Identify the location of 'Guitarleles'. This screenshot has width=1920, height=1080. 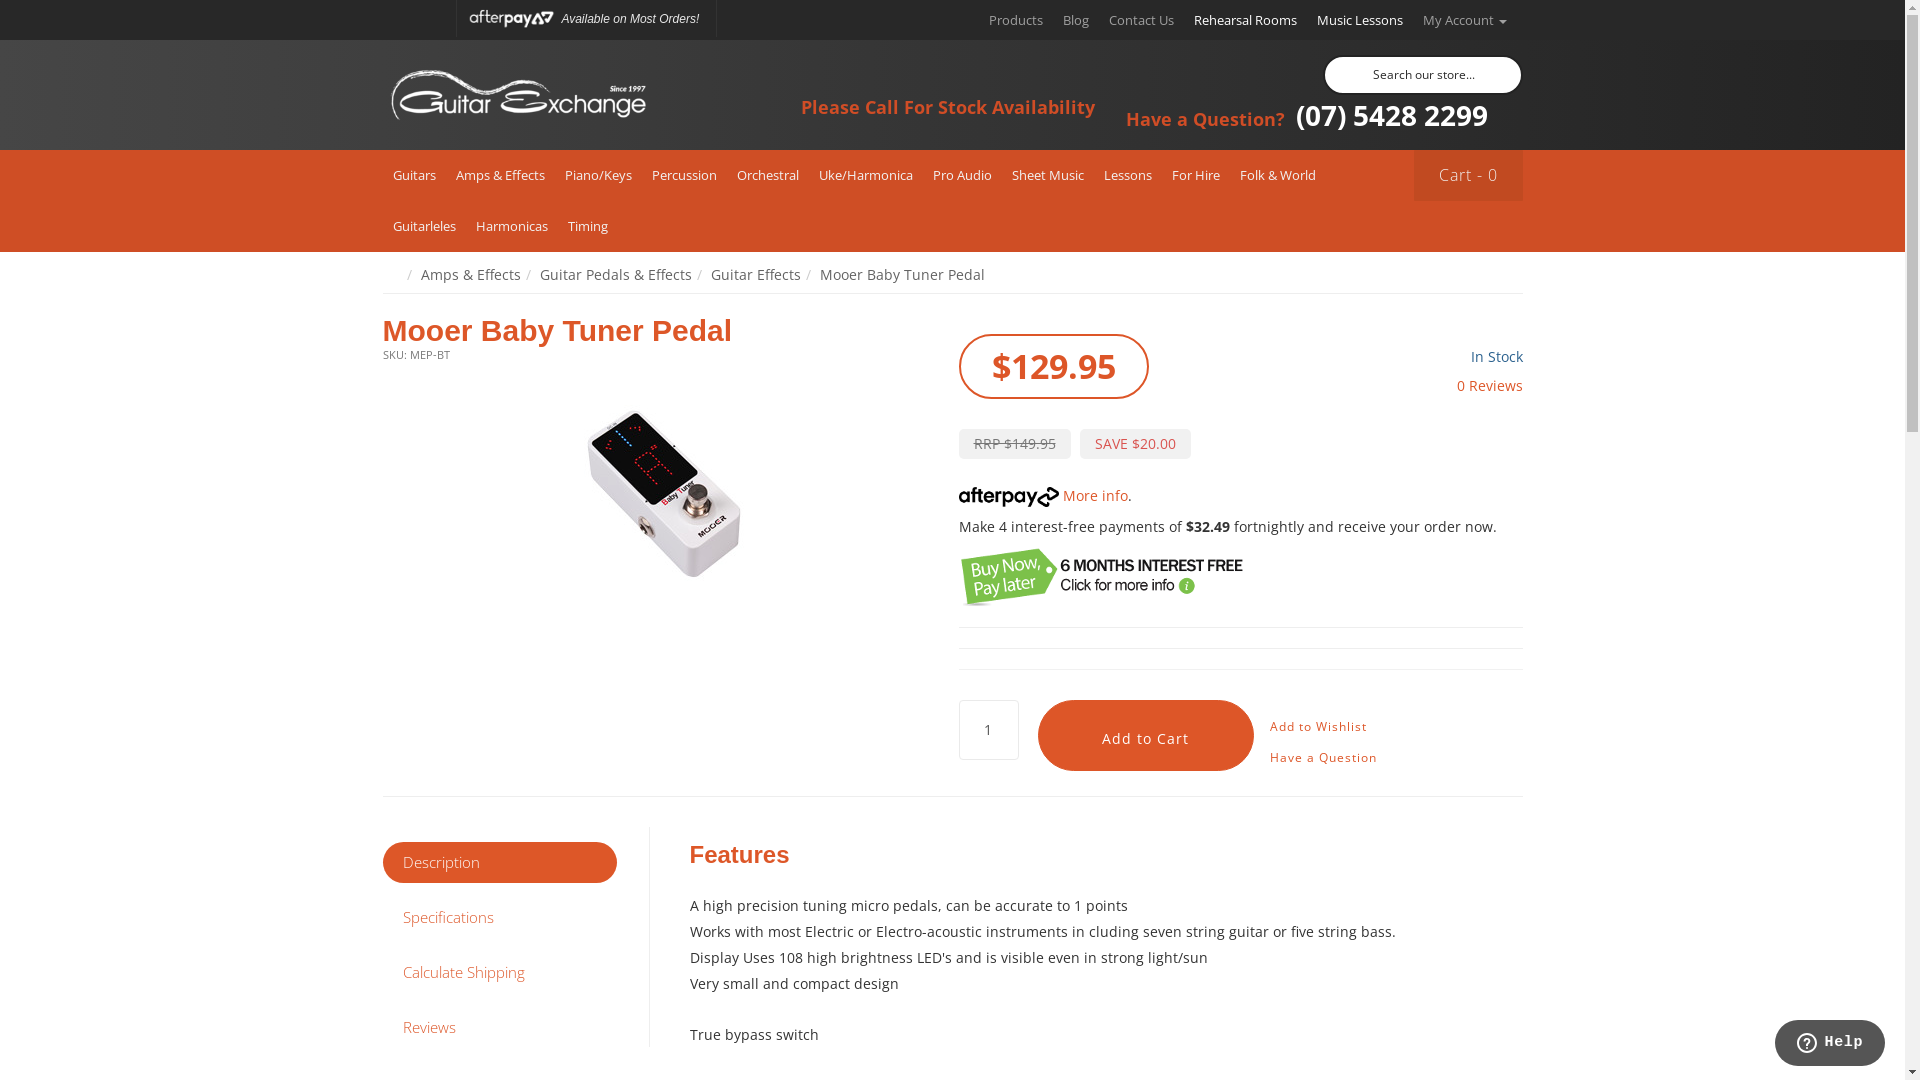
(382, 225).